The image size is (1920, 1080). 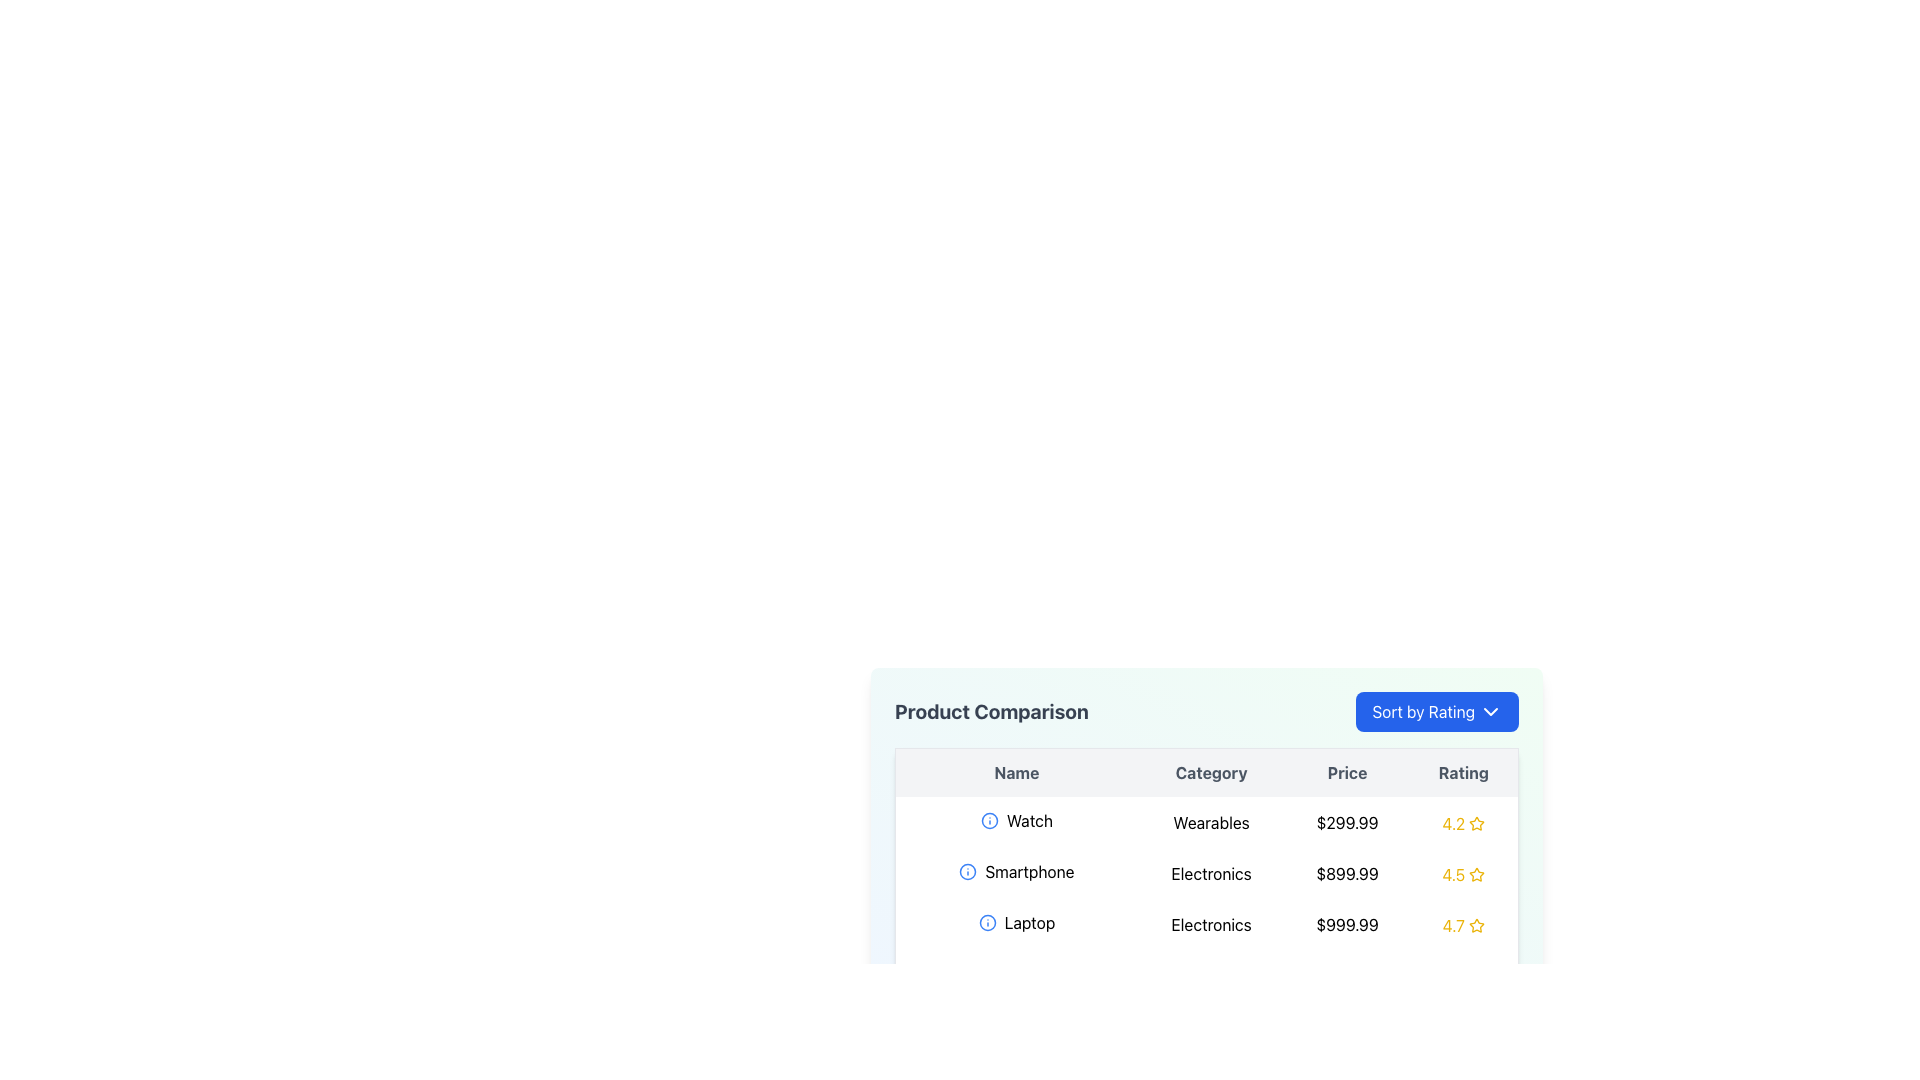 What do you see at coordinates (1347, 924) in the screenshot?
I see `price displayed in the text label showing '$999.99' located in the fourth column of the 'Laptop' row in the product comparison table` at bounding box center [1347, 924].